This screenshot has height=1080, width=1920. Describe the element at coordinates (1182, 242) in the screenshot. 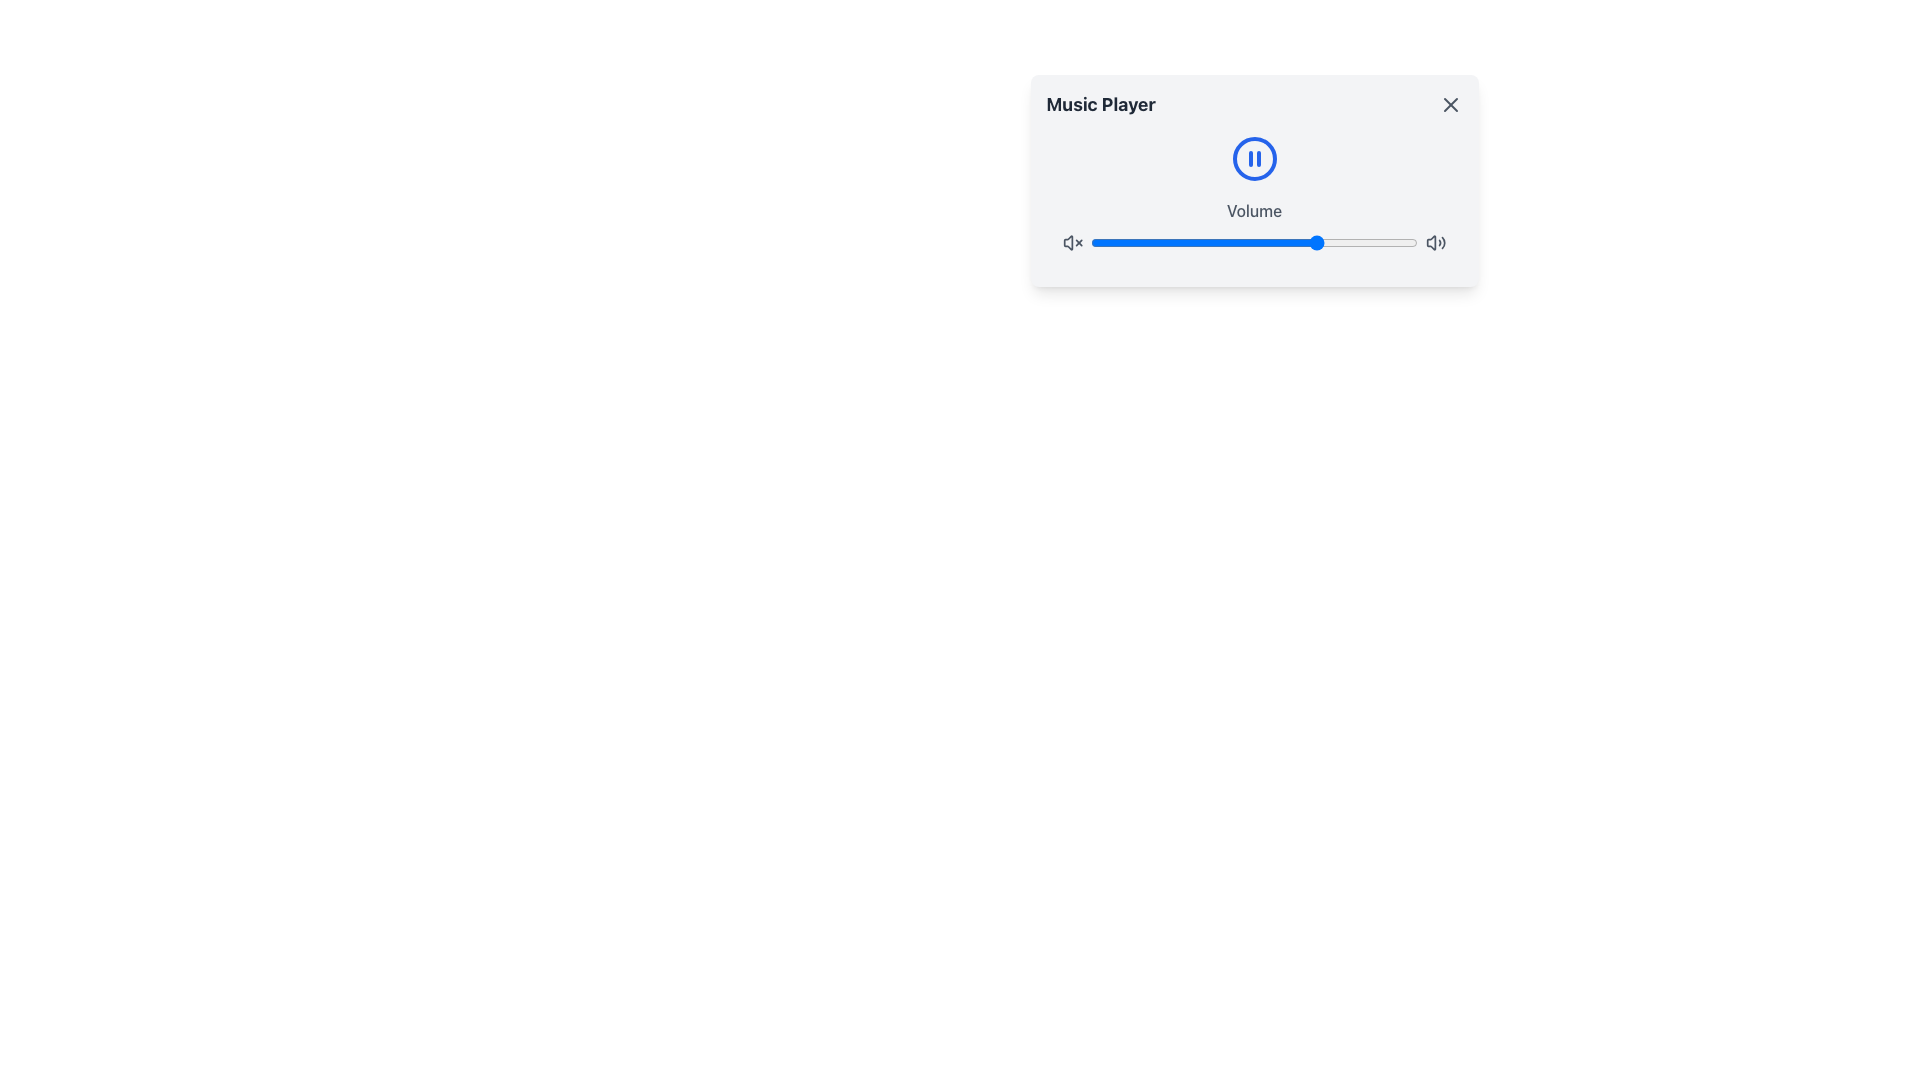

I see `the volume slider` at that location.